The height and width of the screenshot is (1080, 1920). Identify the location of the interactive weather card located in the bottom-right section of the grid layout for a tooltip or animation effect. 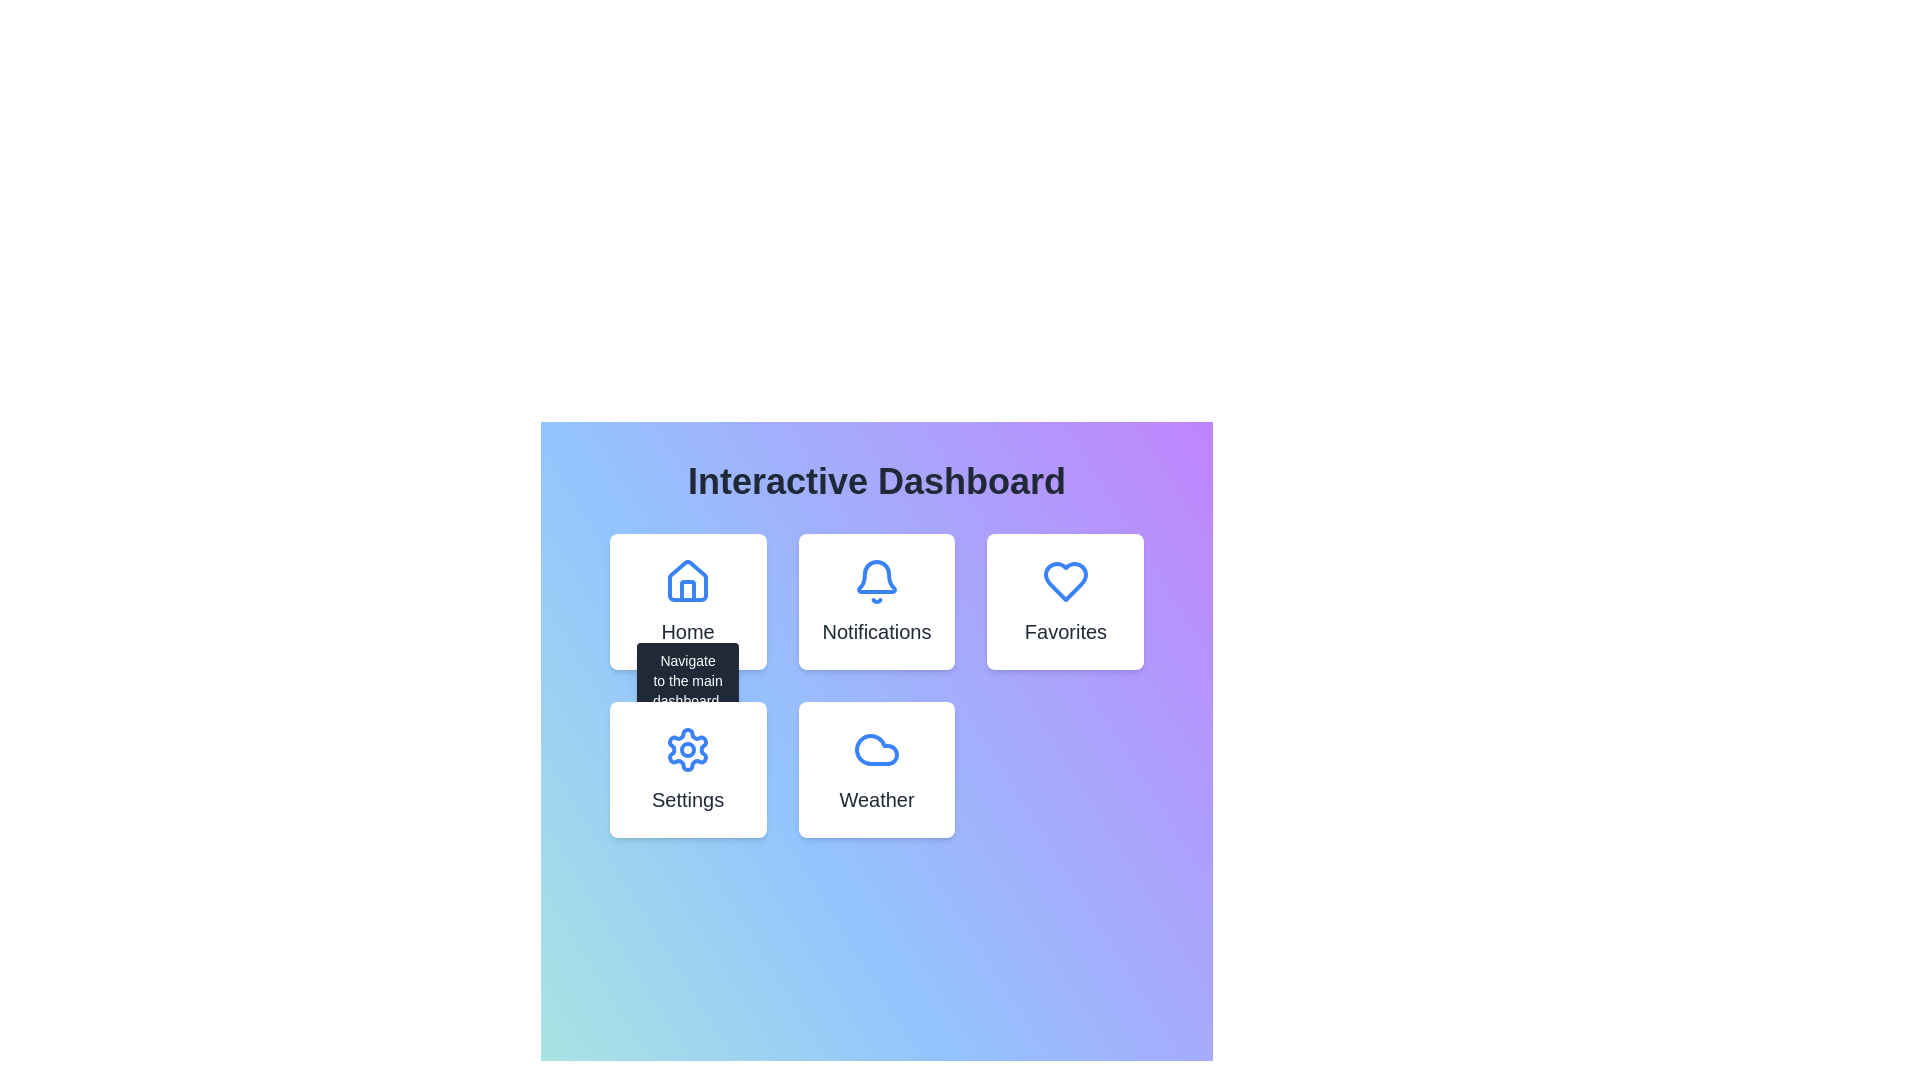
(877, 769).